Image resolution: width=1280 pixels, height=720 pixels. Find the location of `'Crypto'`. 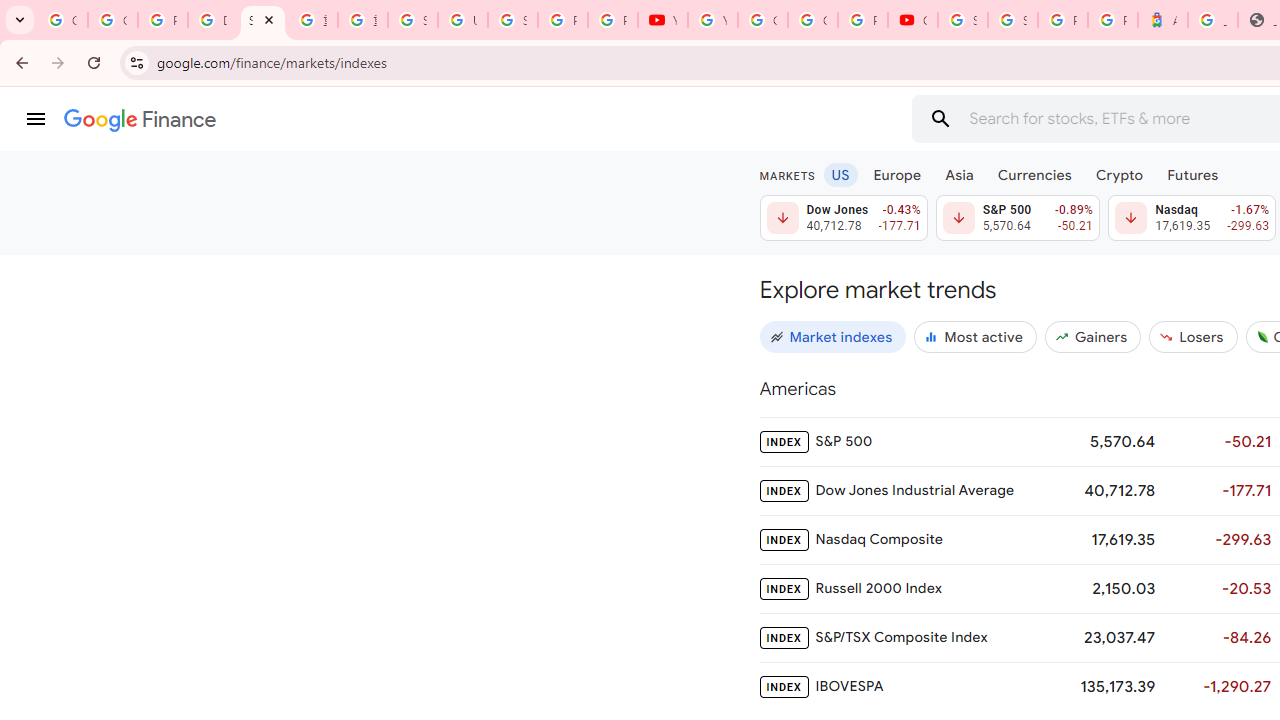

'Crypto' is located at coordinates (1118, 173).